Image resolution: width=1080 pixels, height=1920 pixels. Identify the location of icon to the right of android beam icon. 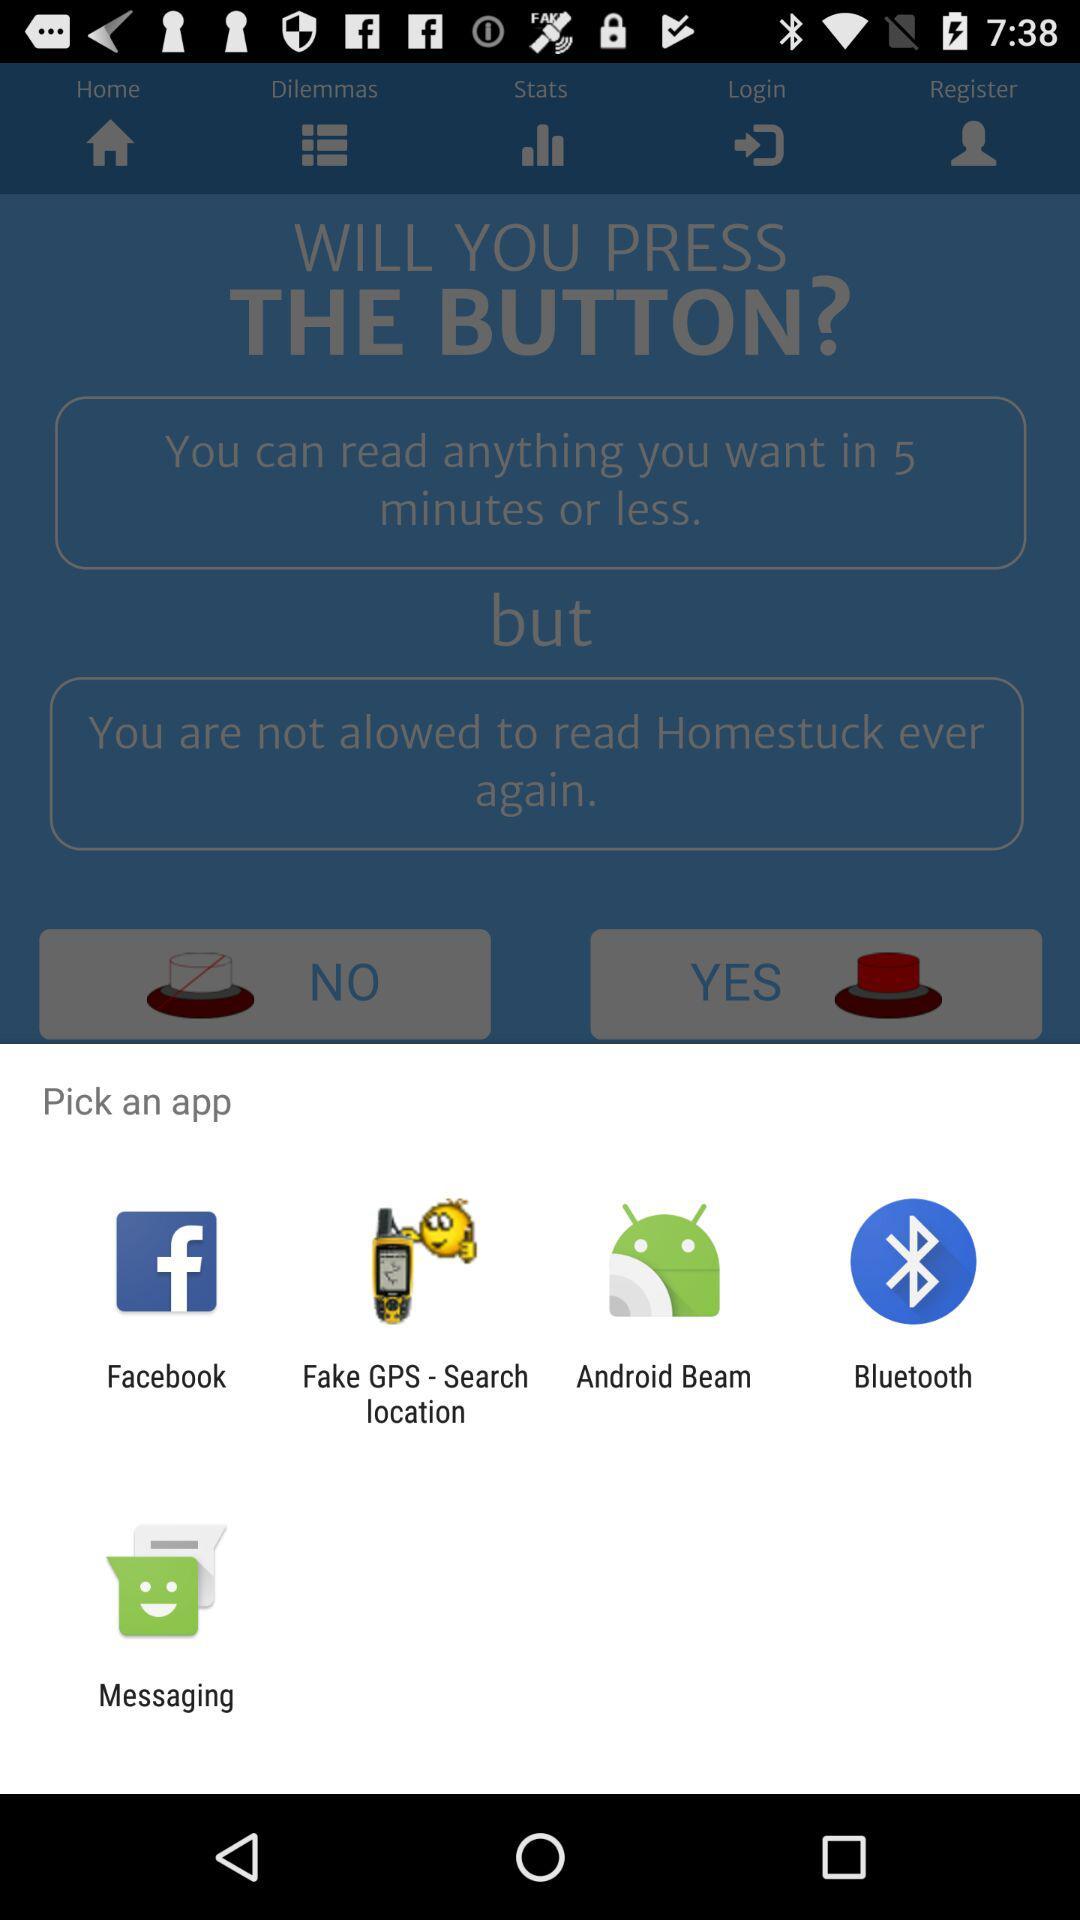
(913, 1392).